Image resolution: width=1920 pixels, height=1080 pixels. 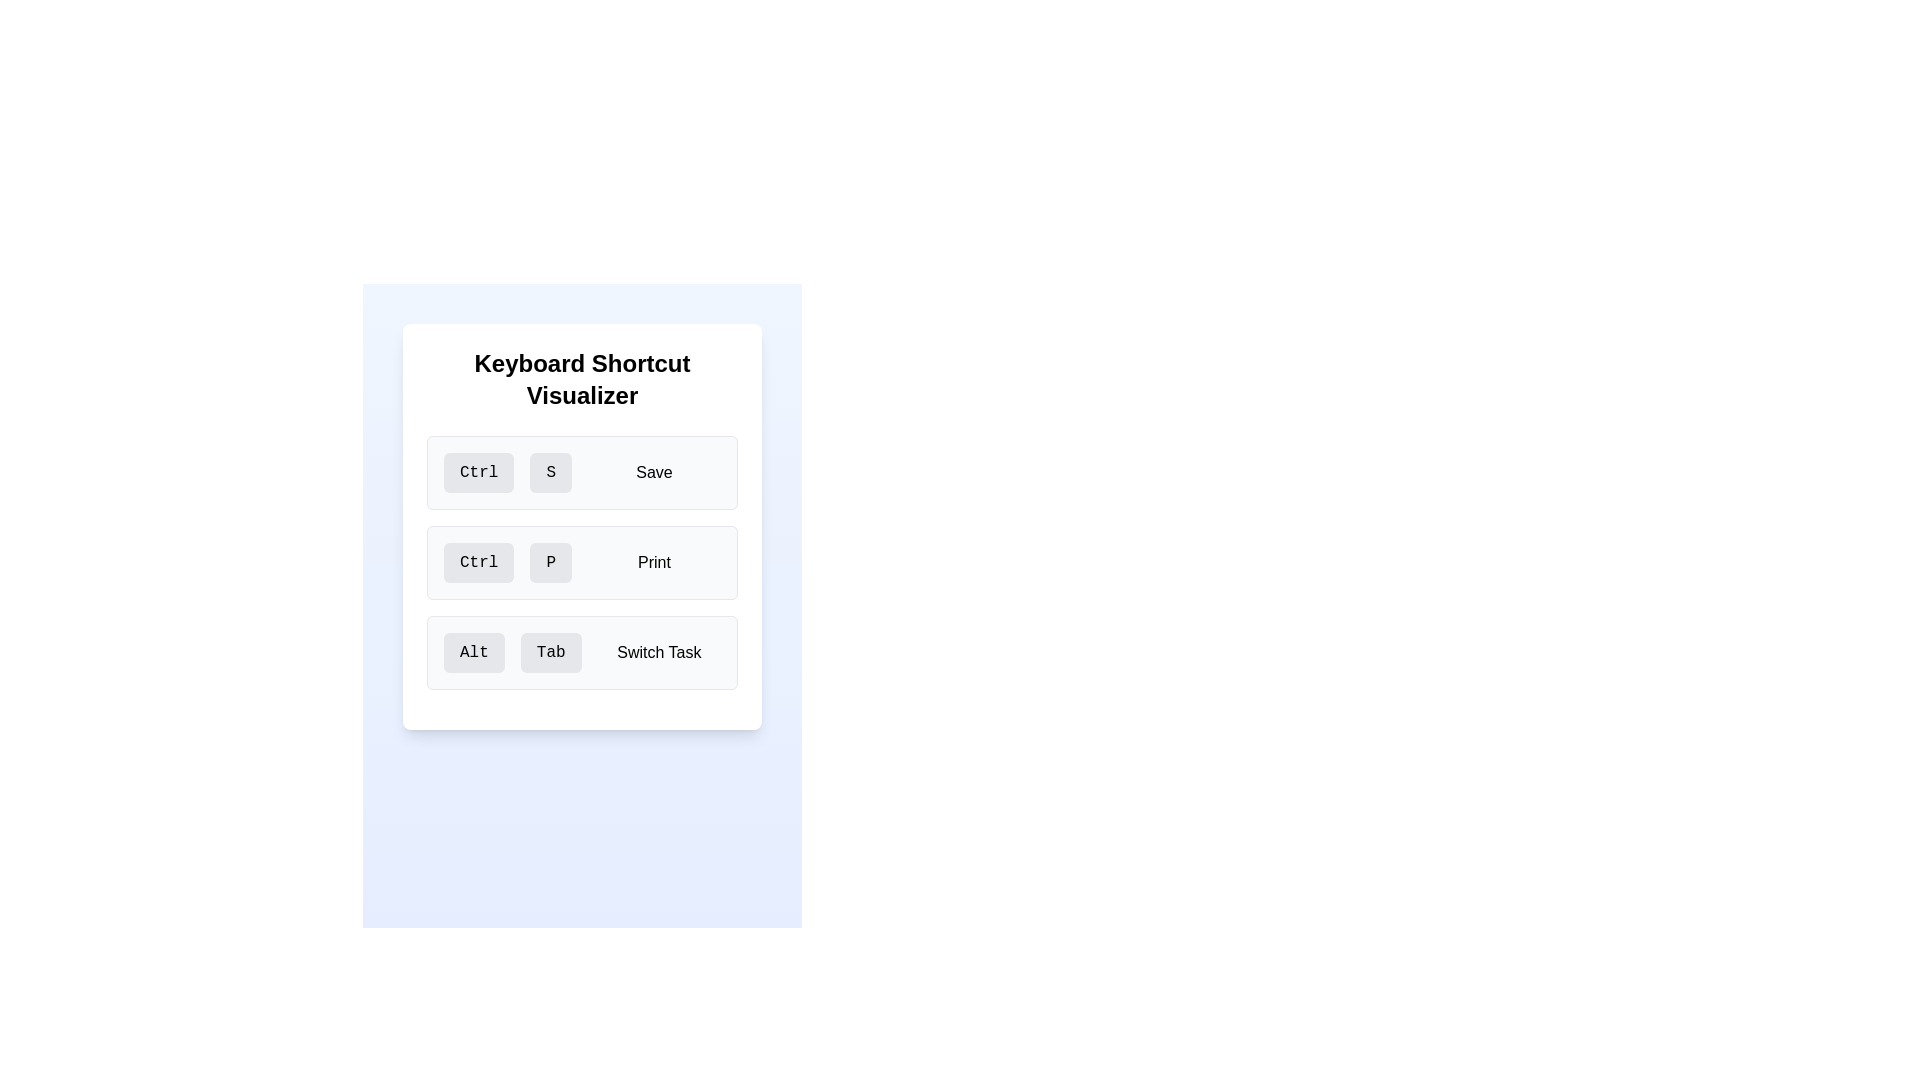 What do you see at coordinates (478, 473) in the screenshot?
I see `the static button labeled 'Ctrl', which is a rectangular button with rounded corners and a light gray background, centered in its design` at bounding box center [478, 473].